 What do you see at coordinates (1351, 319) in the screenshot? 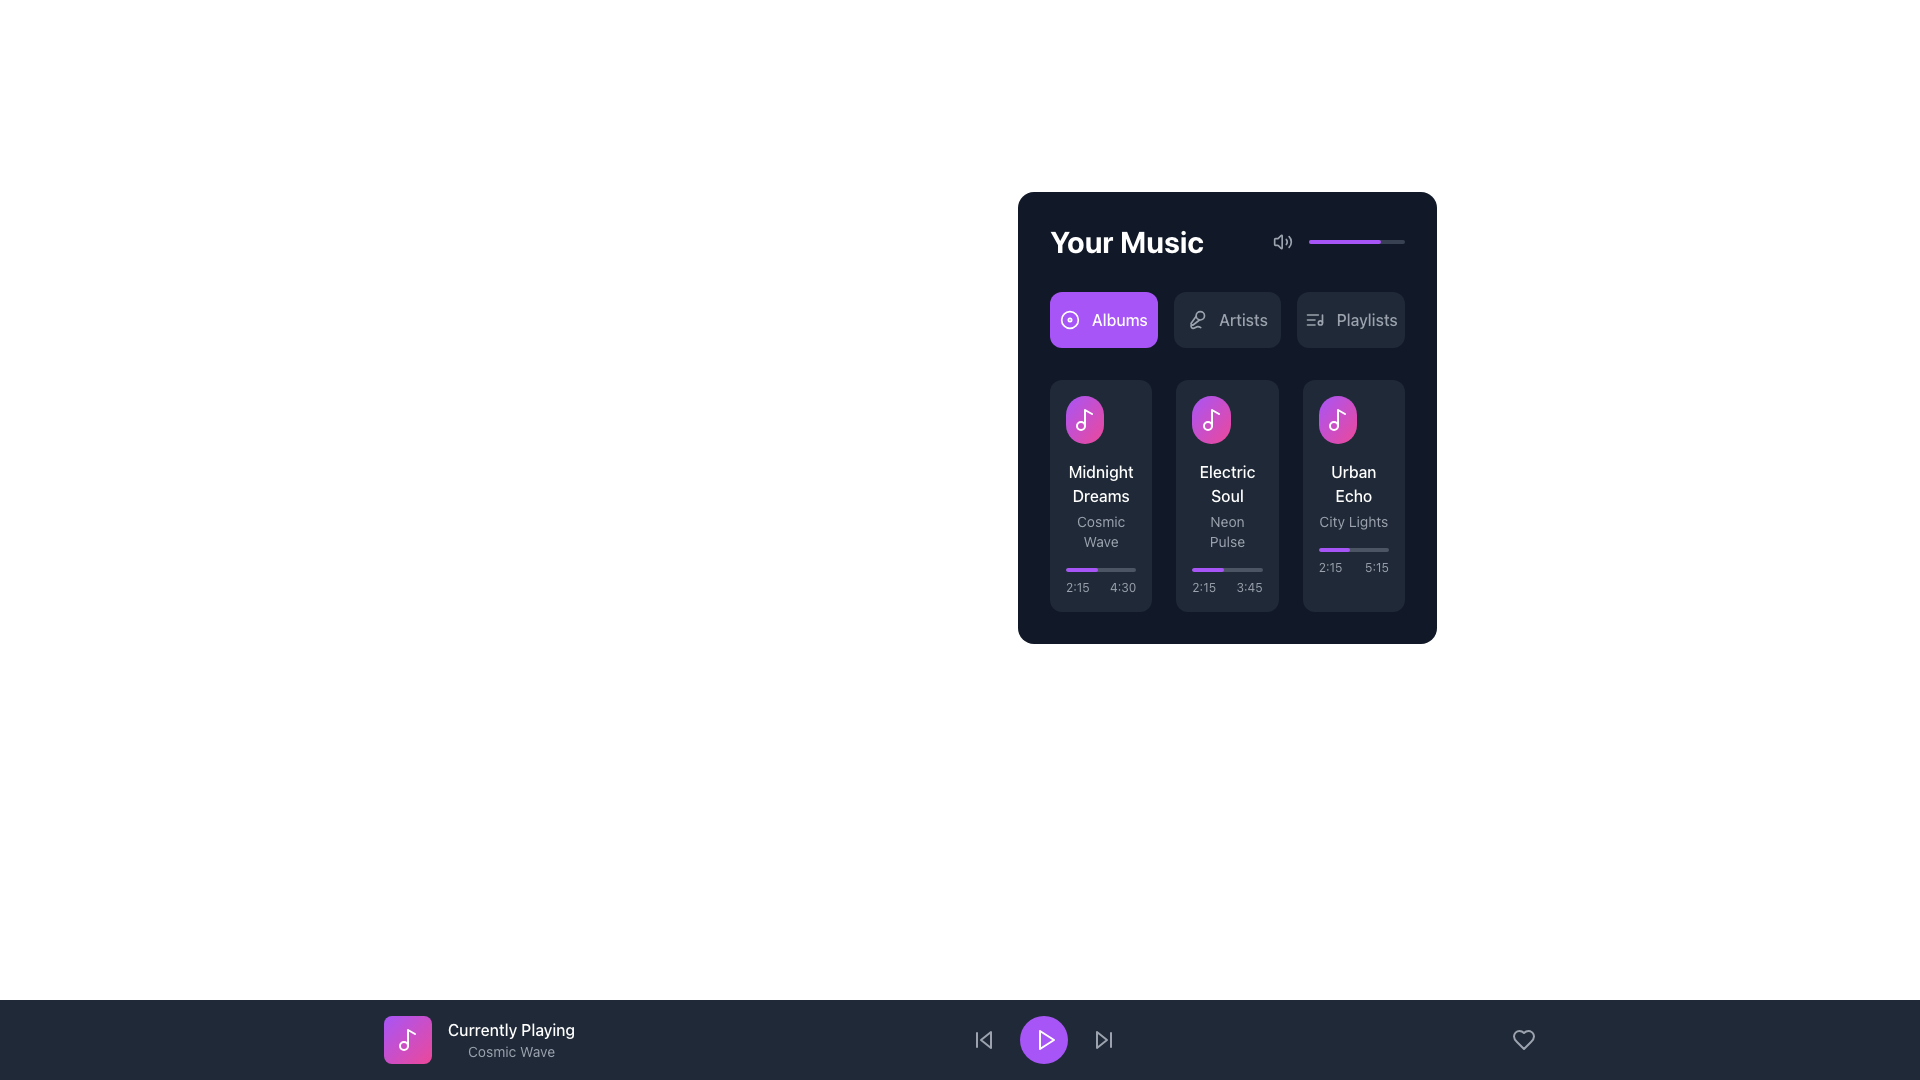
I see `the 'Playlists' button, which is a horizontally-aligned button with rounded corners, dark gray background, and light gray text` at bounding box center [1351, 319].